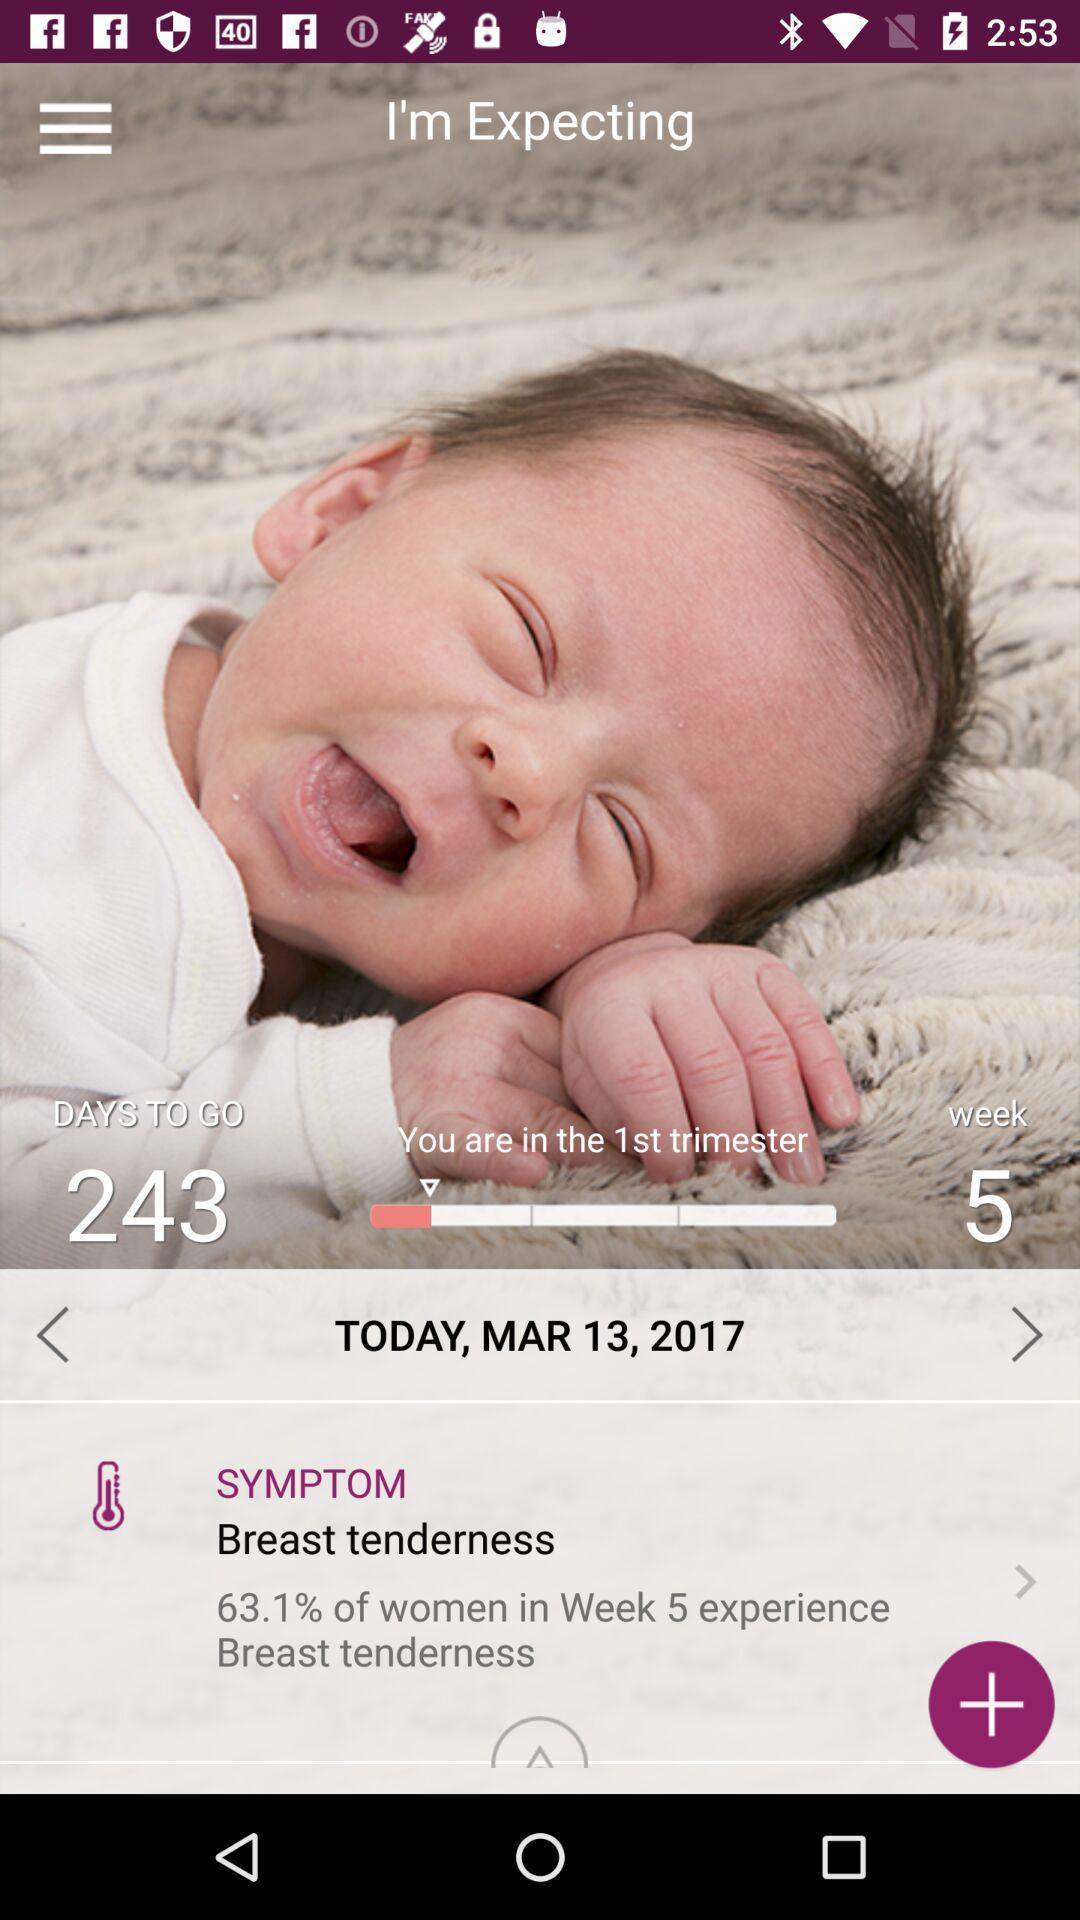  Describe the element at coordinates (1025, 1580) in the screenshot. I see `the item to the right of the 63 1 of icon` at that location.